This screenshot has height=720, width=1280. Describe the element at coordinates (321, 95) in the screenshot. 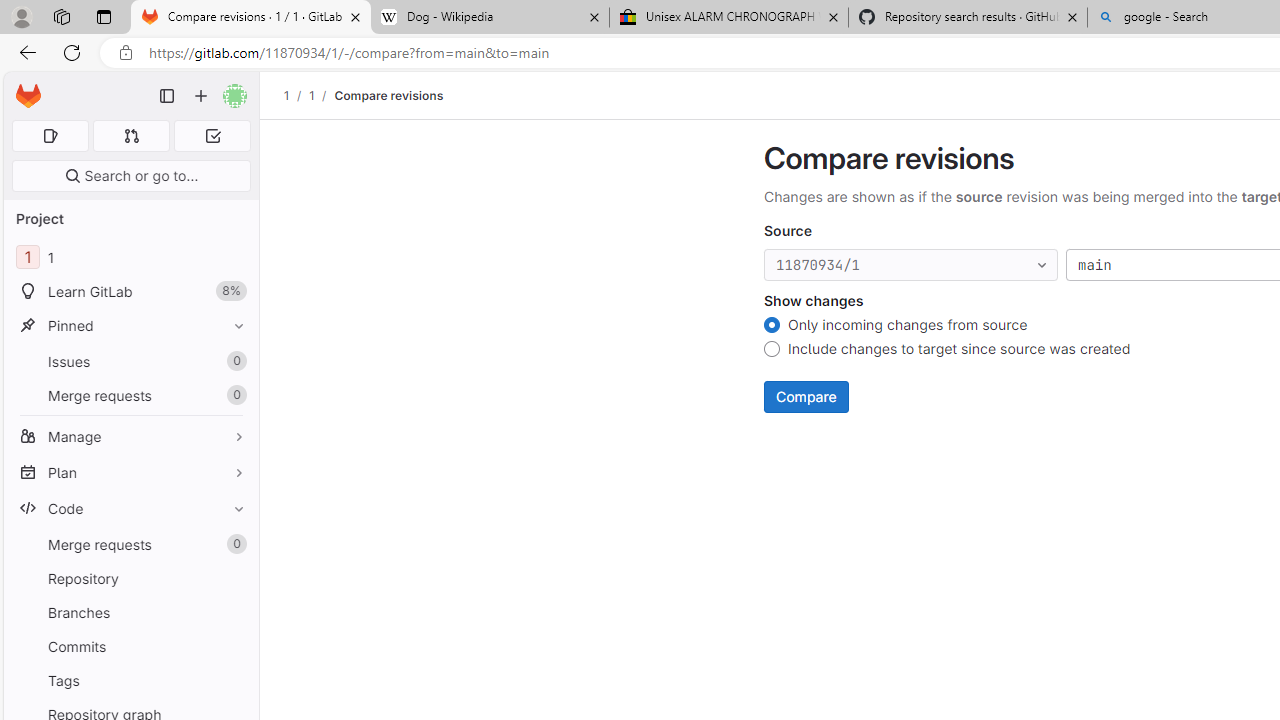

I see `'1/'` at that location.